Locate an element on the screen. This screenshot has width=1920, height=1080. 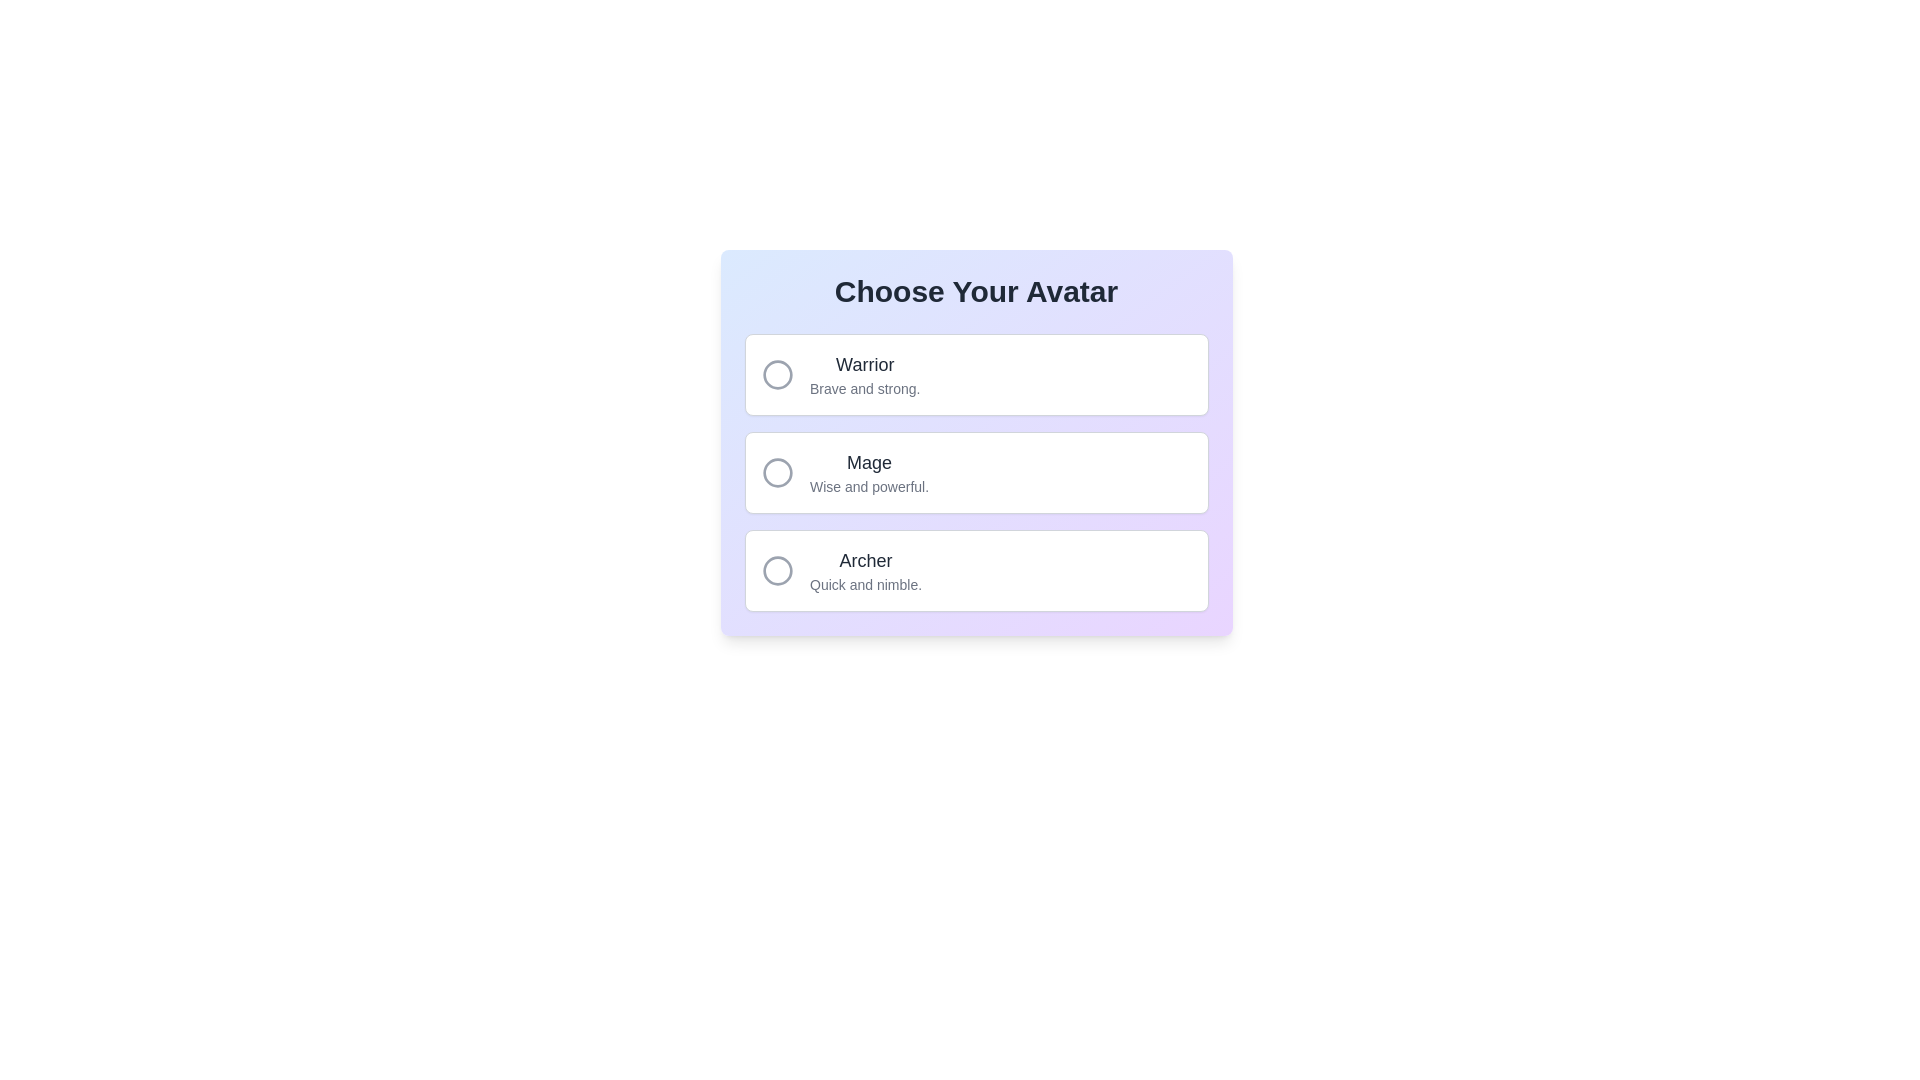
the circular icon representing the 'Archer' avatar, which is styled with a light gray outline and is positioned to the left of the text 'Archer' within its selectable card is located at coordinates (776, 570).